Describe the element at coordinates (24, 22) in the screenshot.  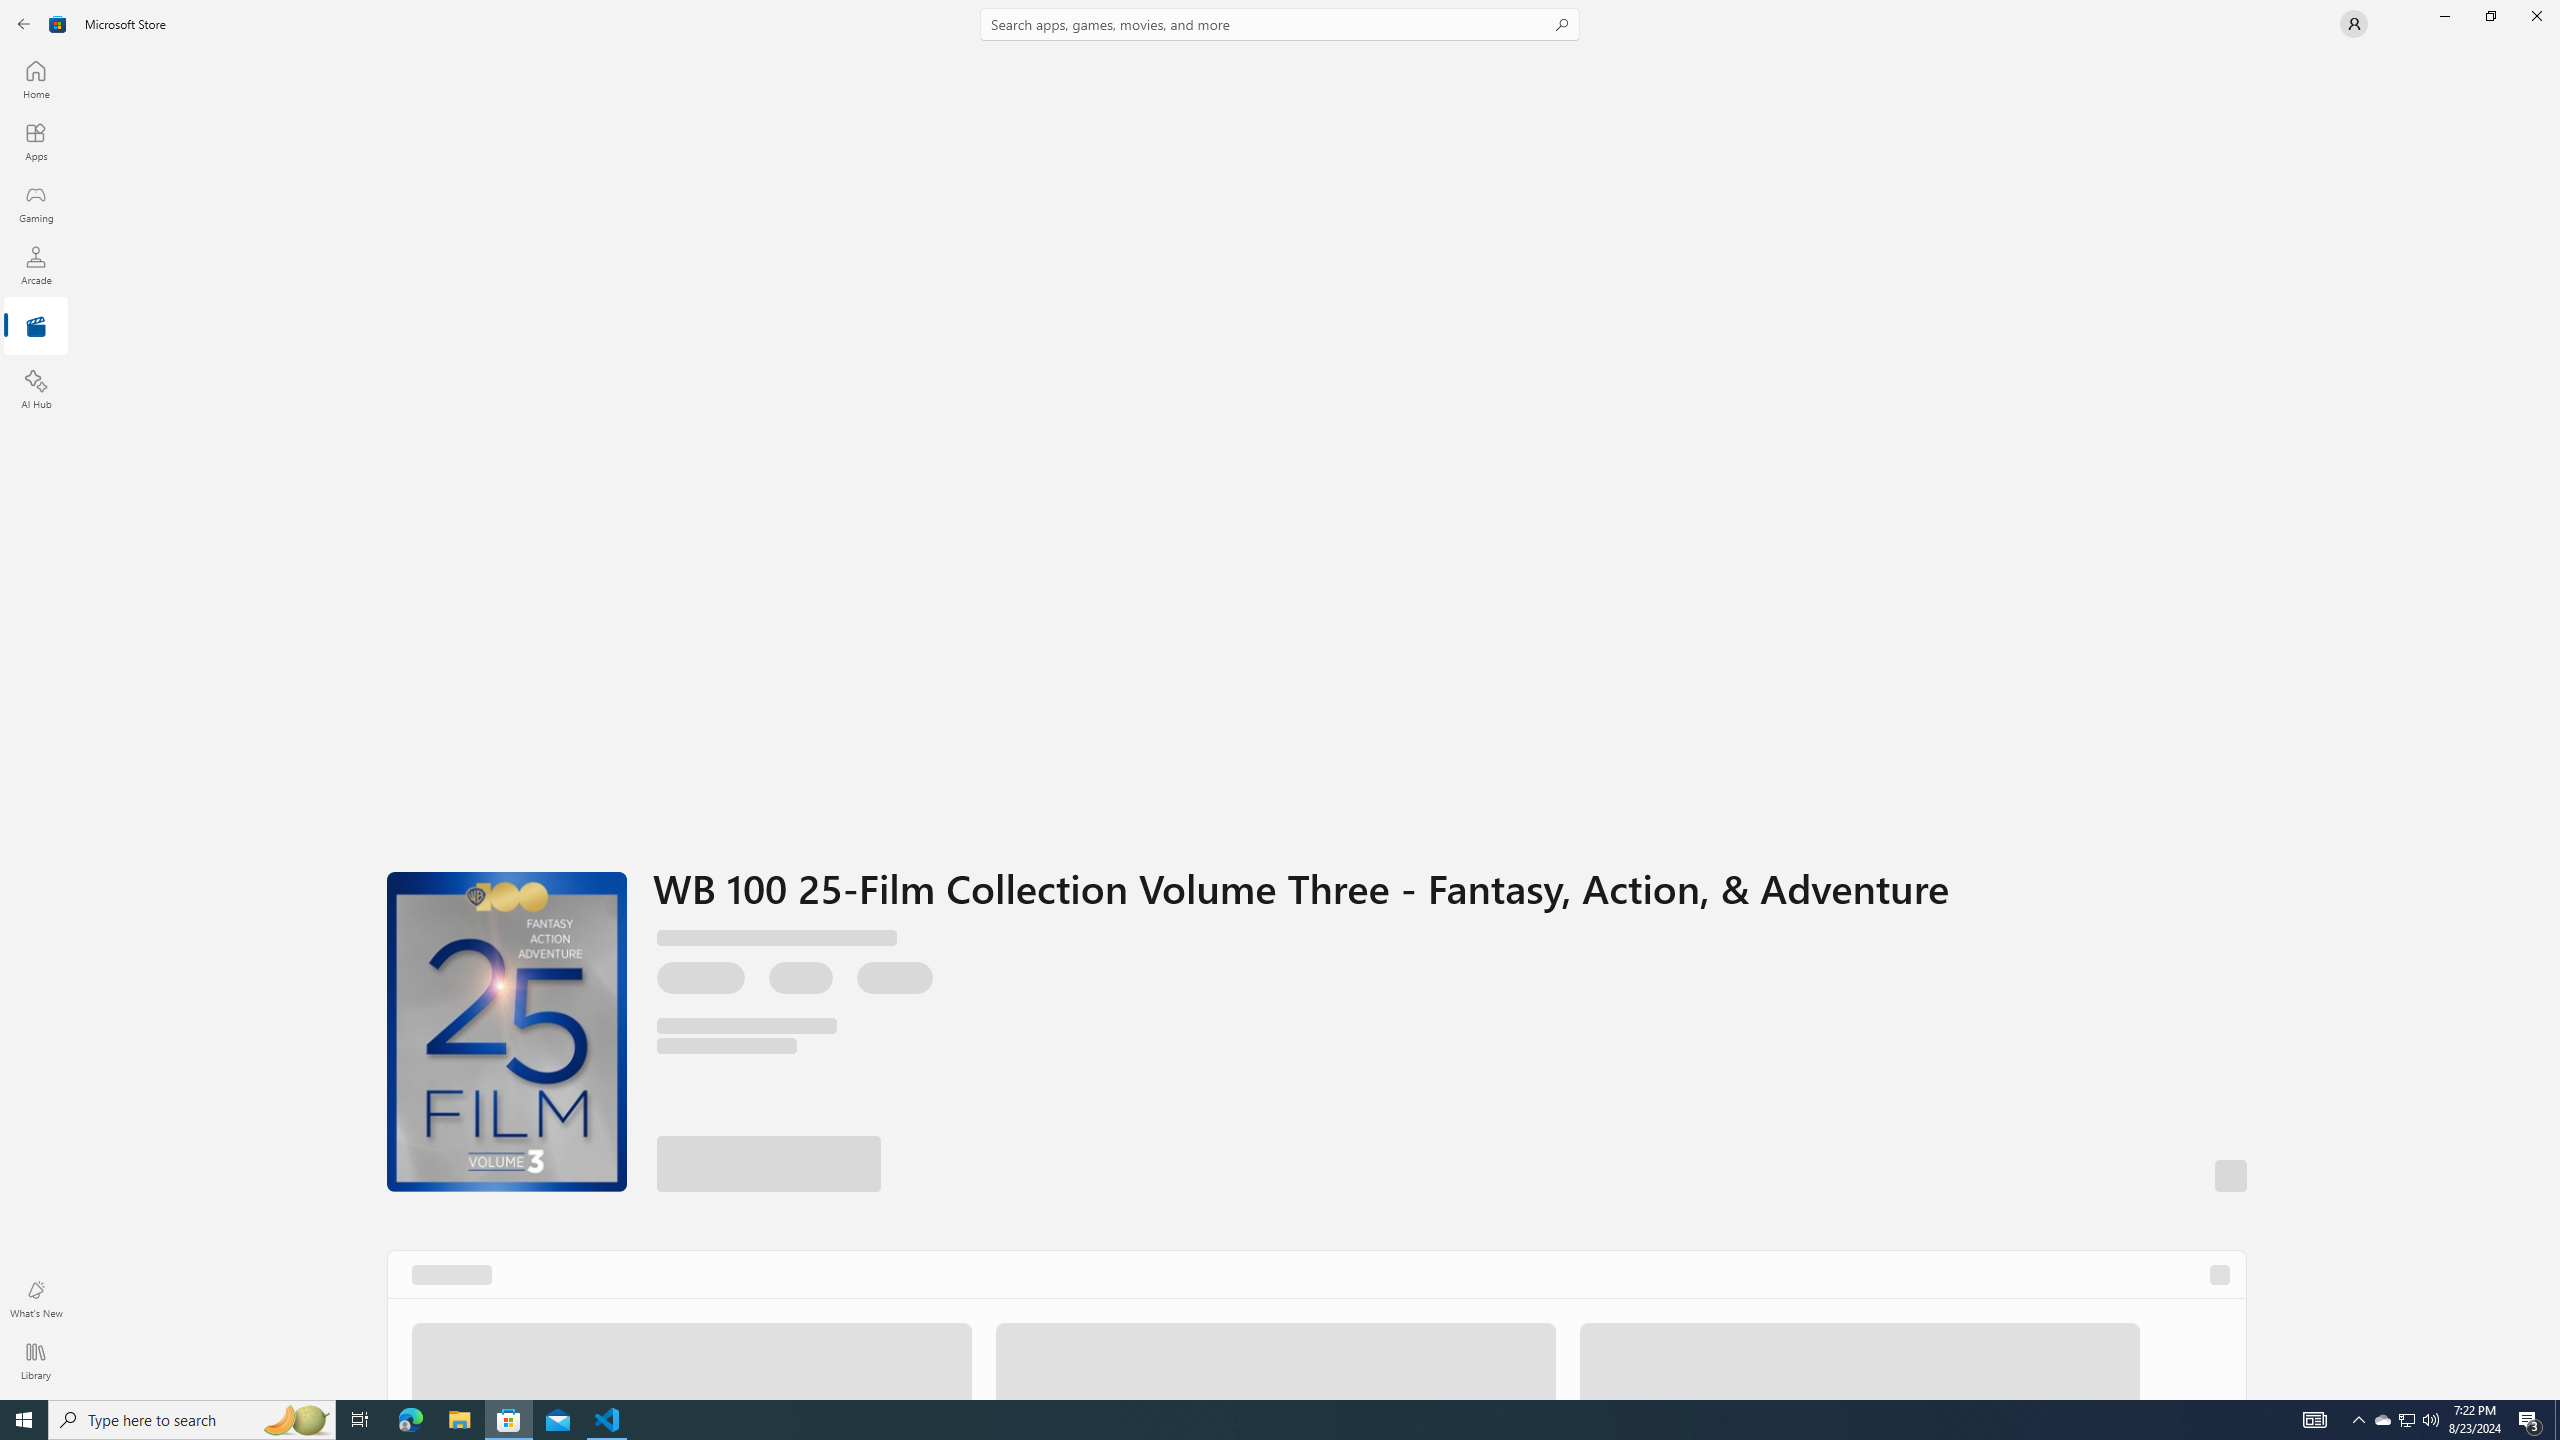
I see `'Back'` at that location.